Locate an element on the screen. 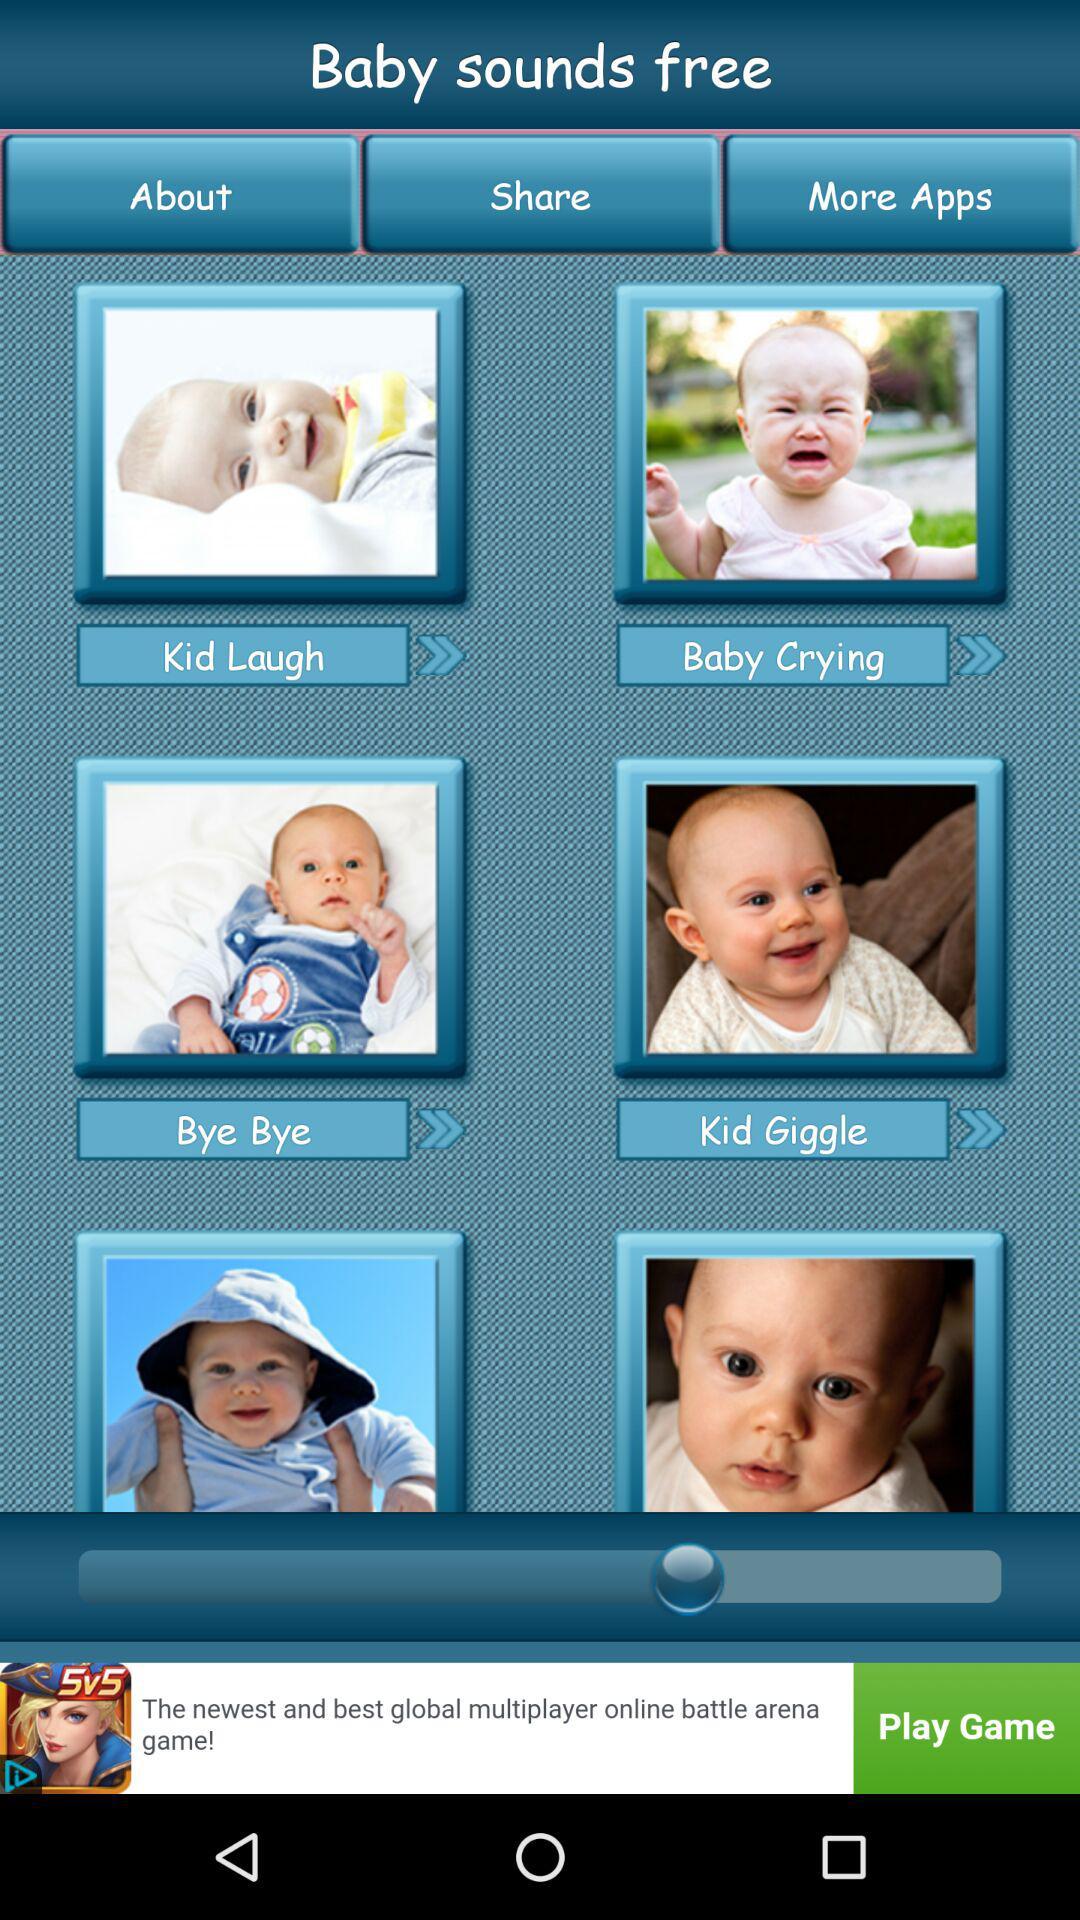 Image resolution: width=1080 pixels, height=1920 pixels. the sound is located at coordinates (270, 1363).